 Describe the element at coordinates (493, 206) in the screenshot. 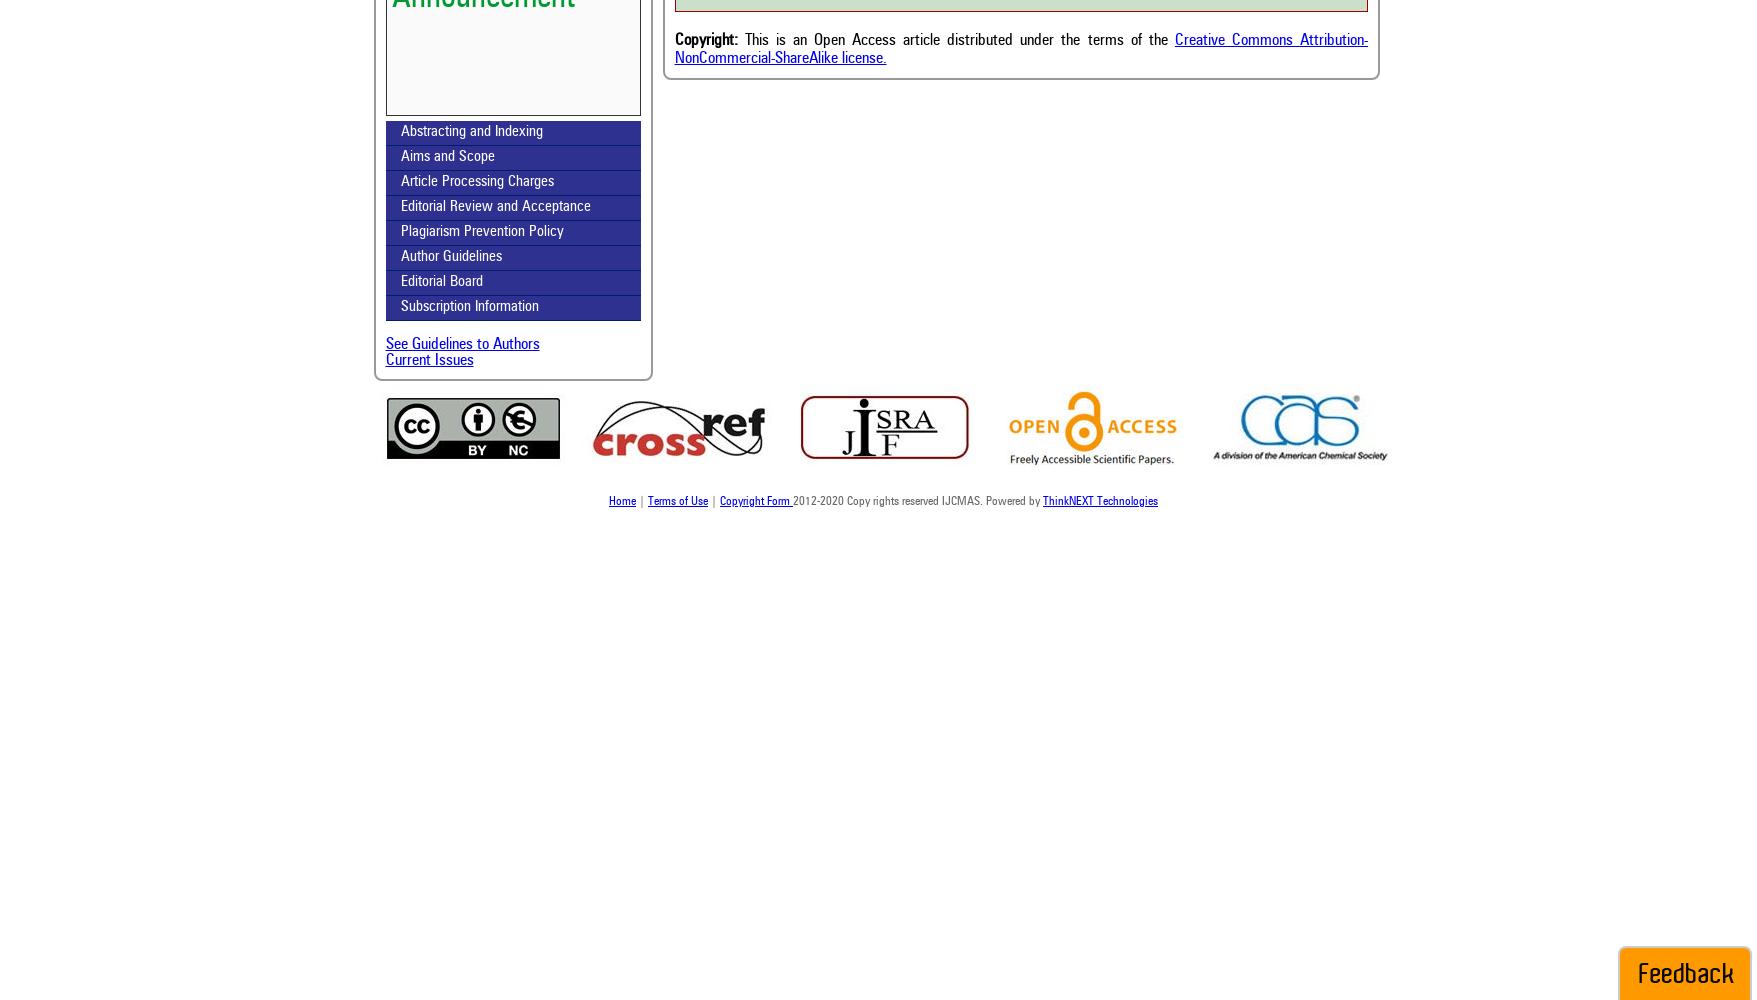

I see `'Editorial Review and Acceptance'` at that location.